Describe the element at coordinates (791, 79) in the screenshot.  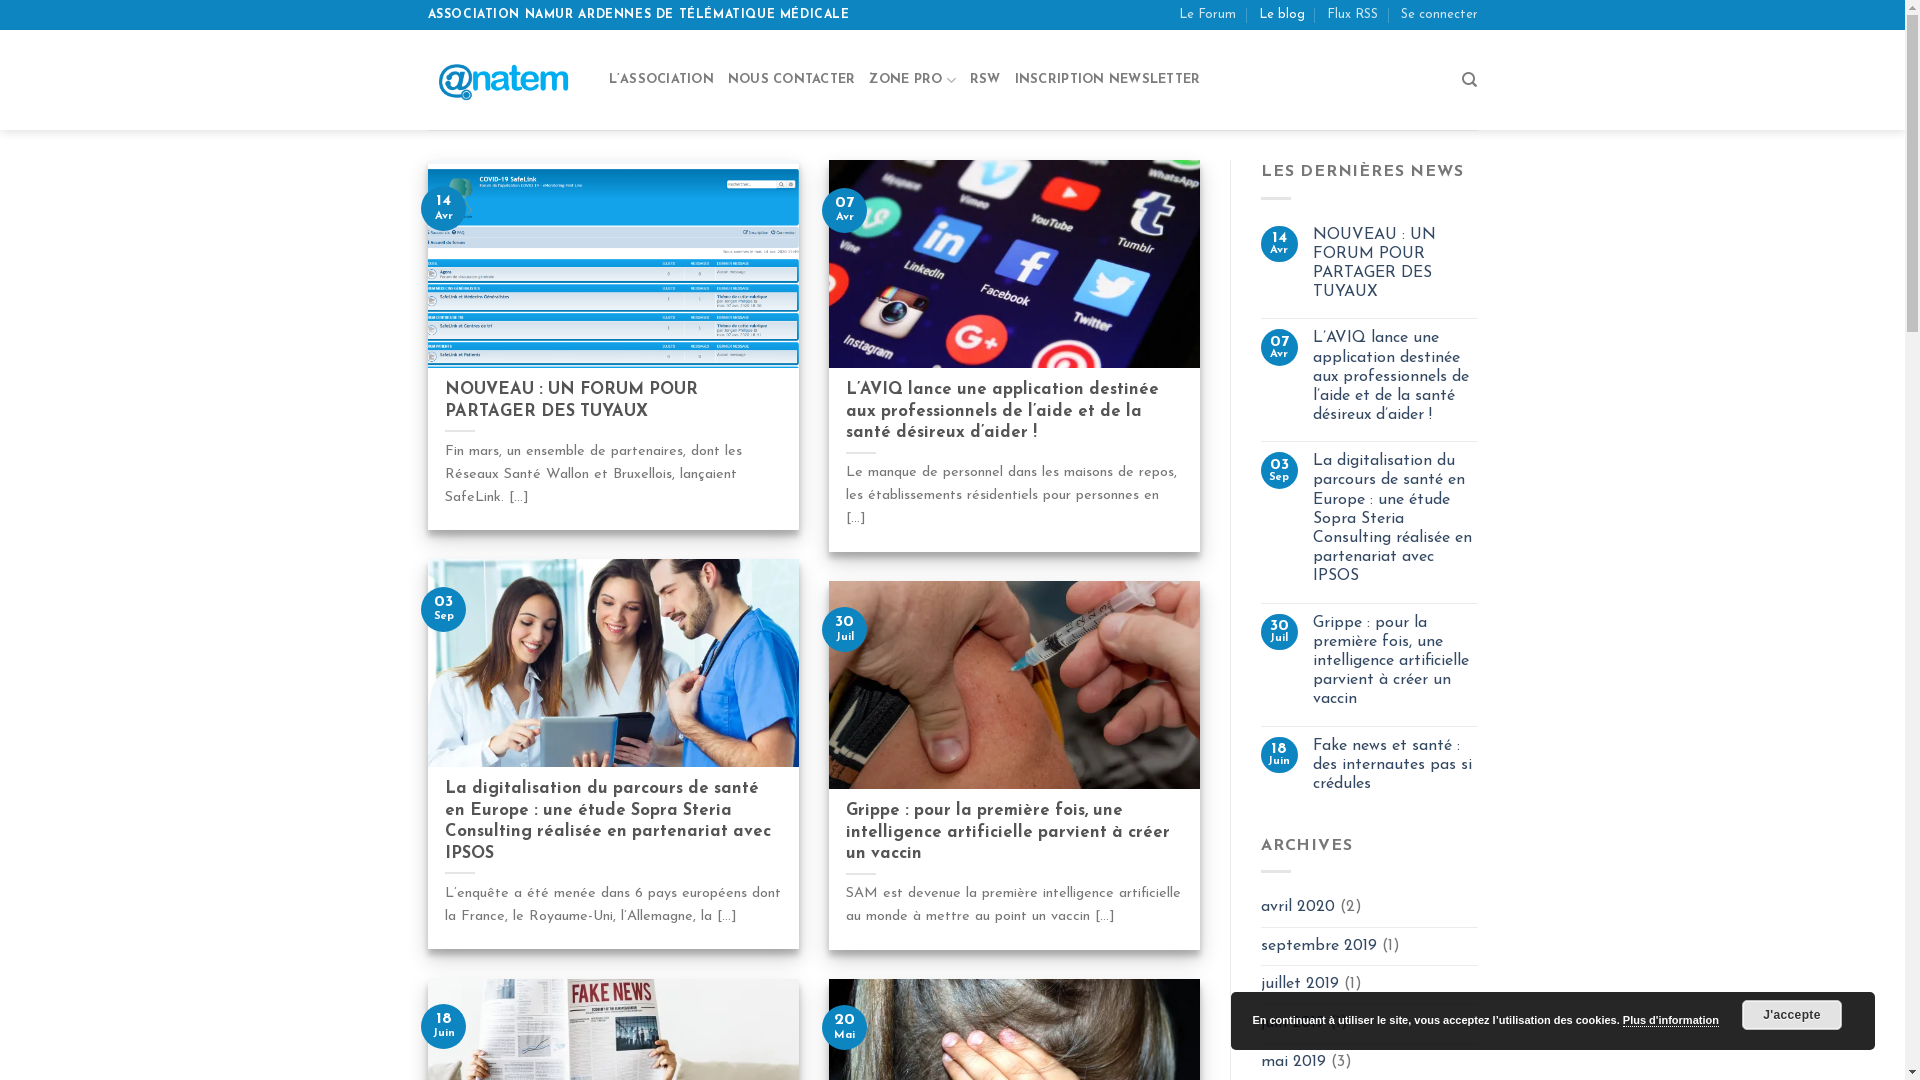
I see `'NOUS CONTACTER'` at that location.